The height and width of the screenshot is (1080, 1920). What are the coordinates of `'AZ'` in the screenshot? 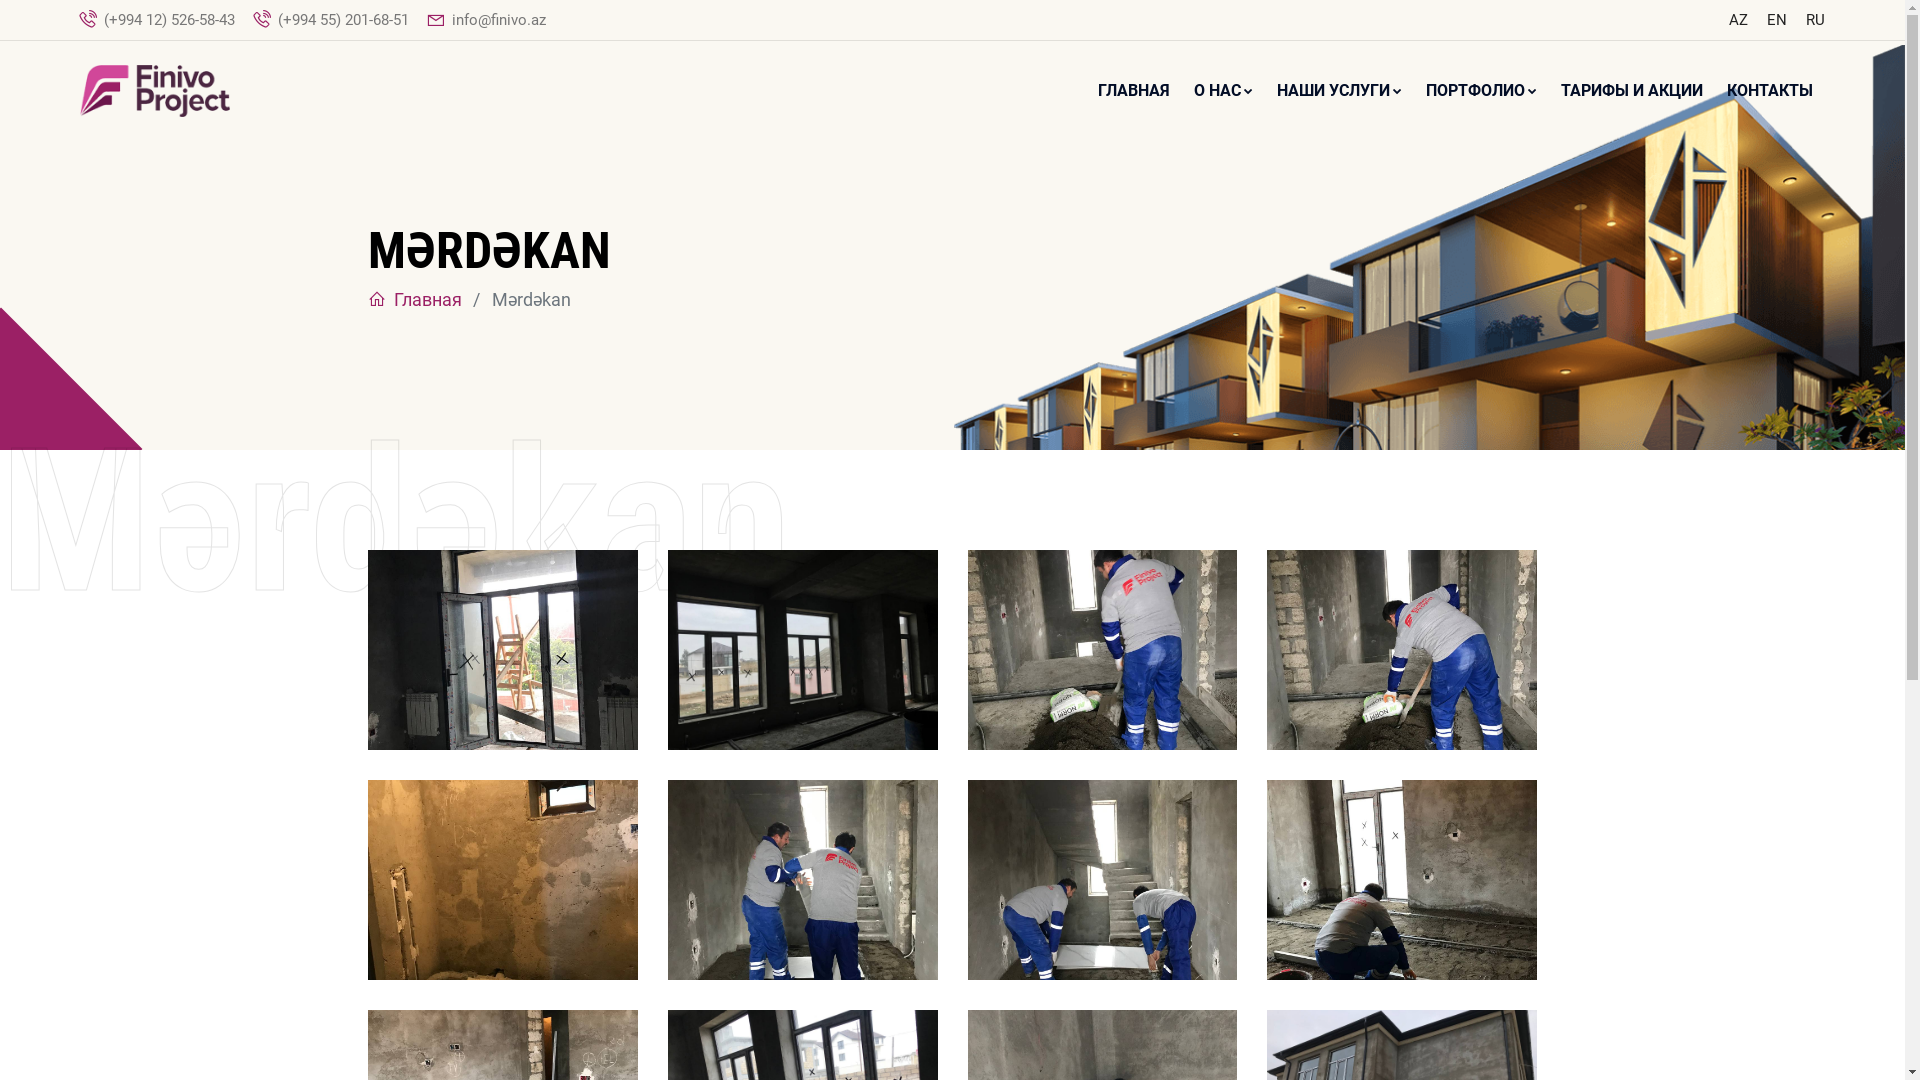 It's located at (1737, 19).